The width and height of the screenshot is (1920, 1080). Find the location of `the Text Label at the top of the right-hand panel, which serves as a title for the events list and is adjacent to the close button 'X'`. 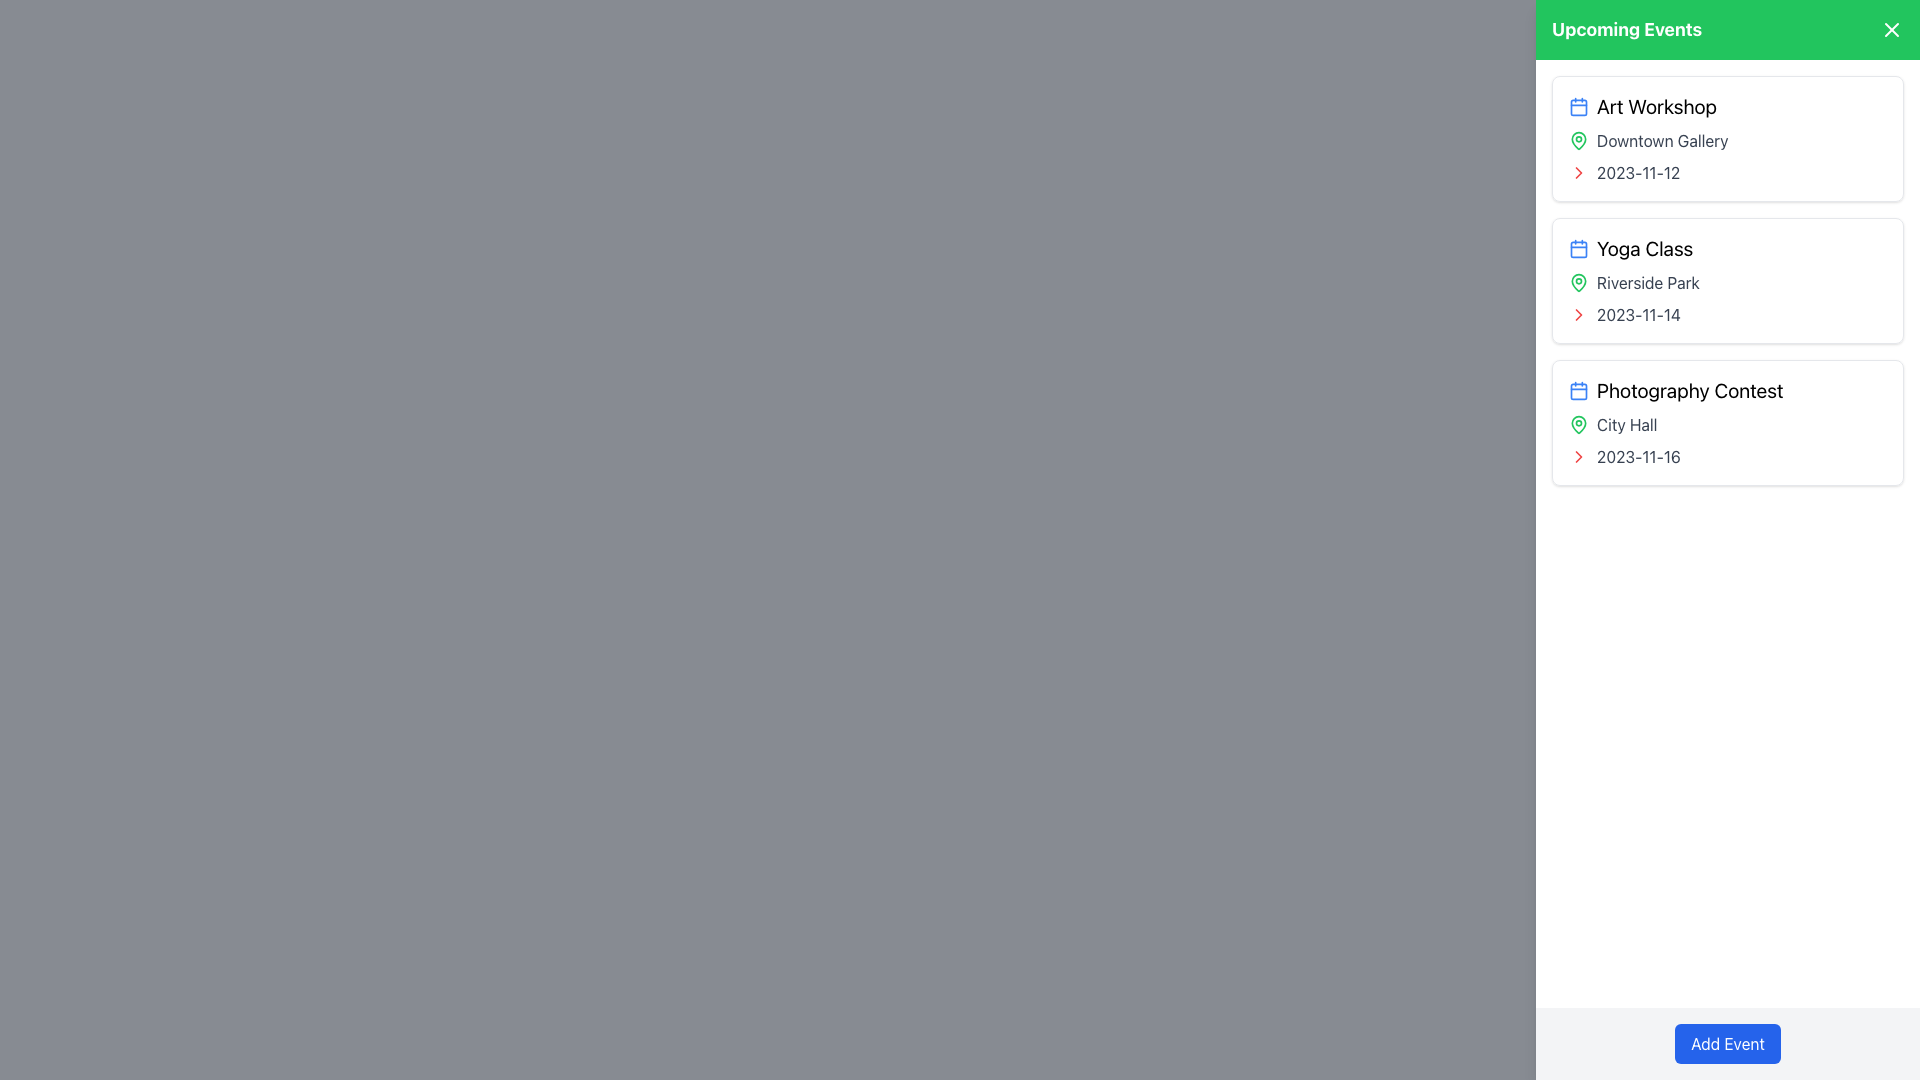

the Text Label at the top of the right-hand panel, which serves as a title for the events list and is adjacent to the close button 'X' is located at coordinates (1627, 30).